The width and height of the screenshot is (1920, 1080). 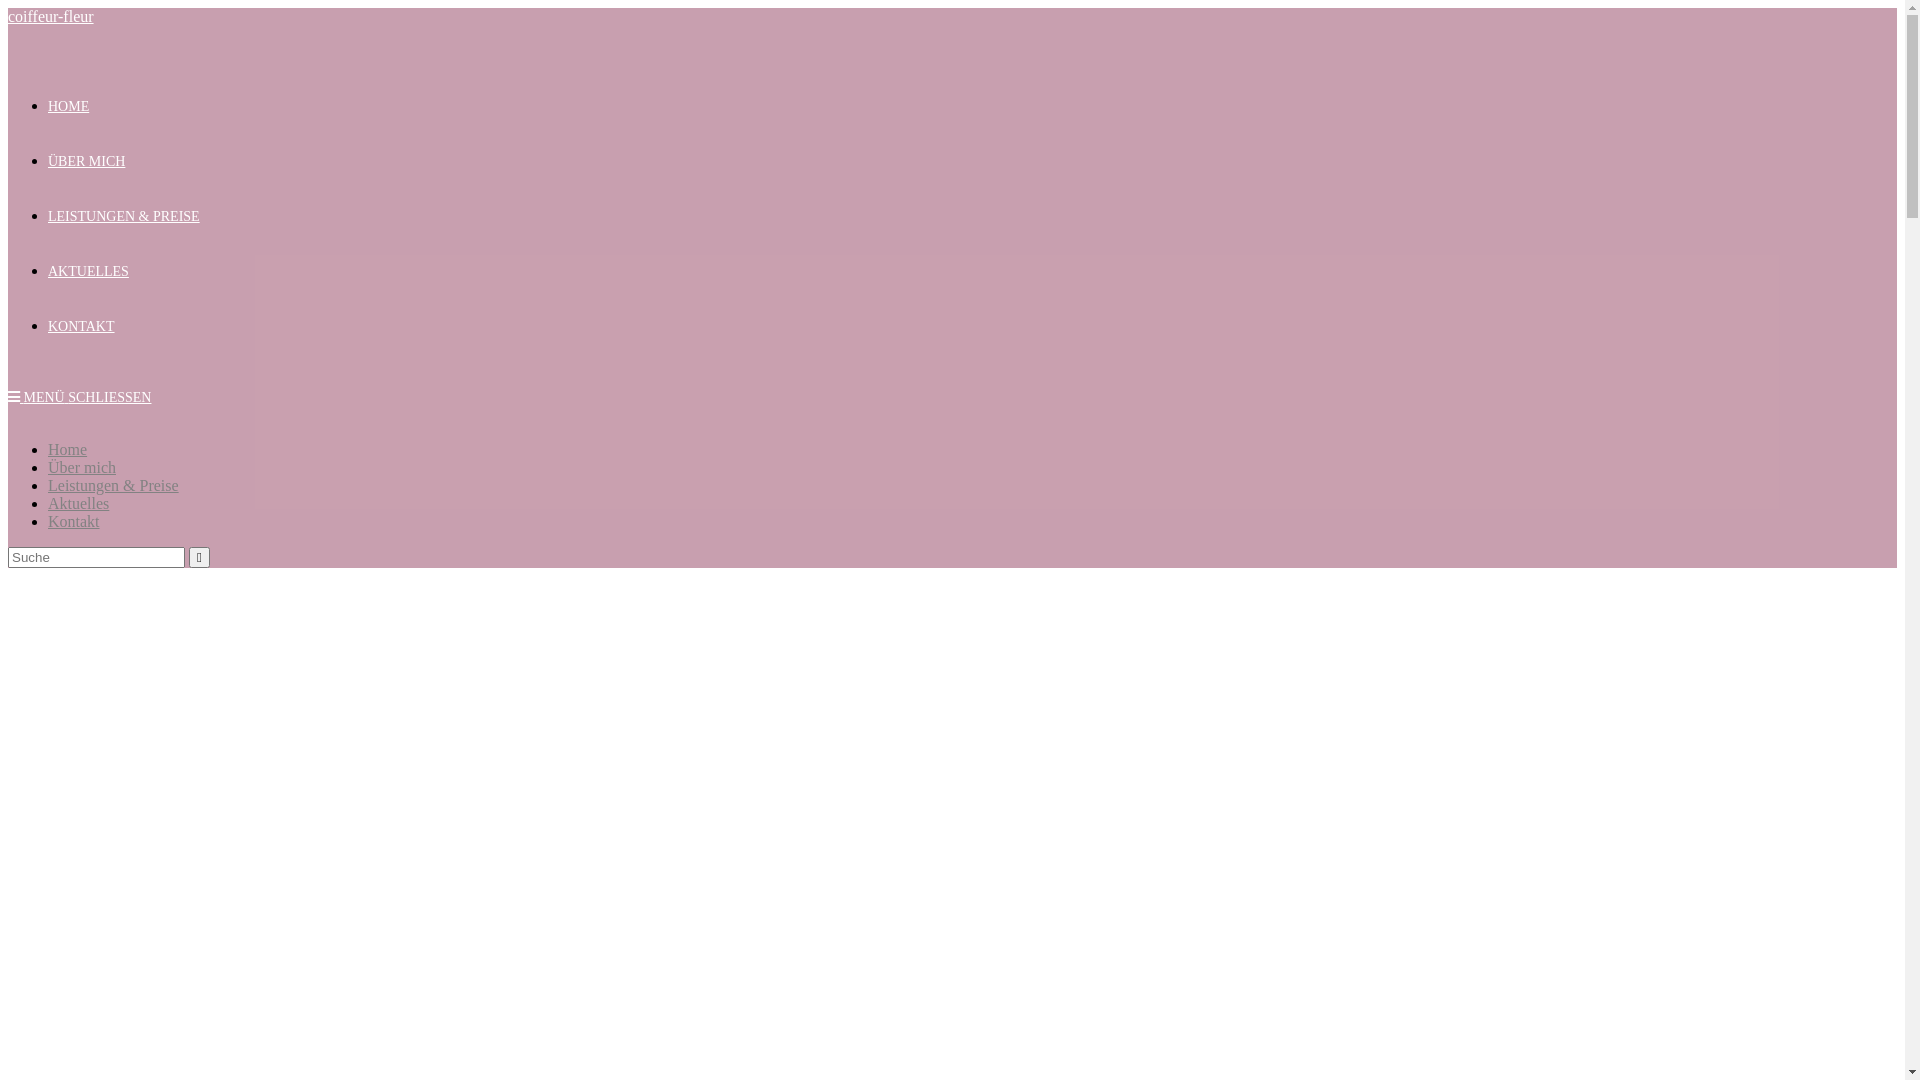 What do you see at coordinates (48, 216) in the screenshot?
I see `'LEISTUNGEN & PREISE'` at bounding box center [48, 216].